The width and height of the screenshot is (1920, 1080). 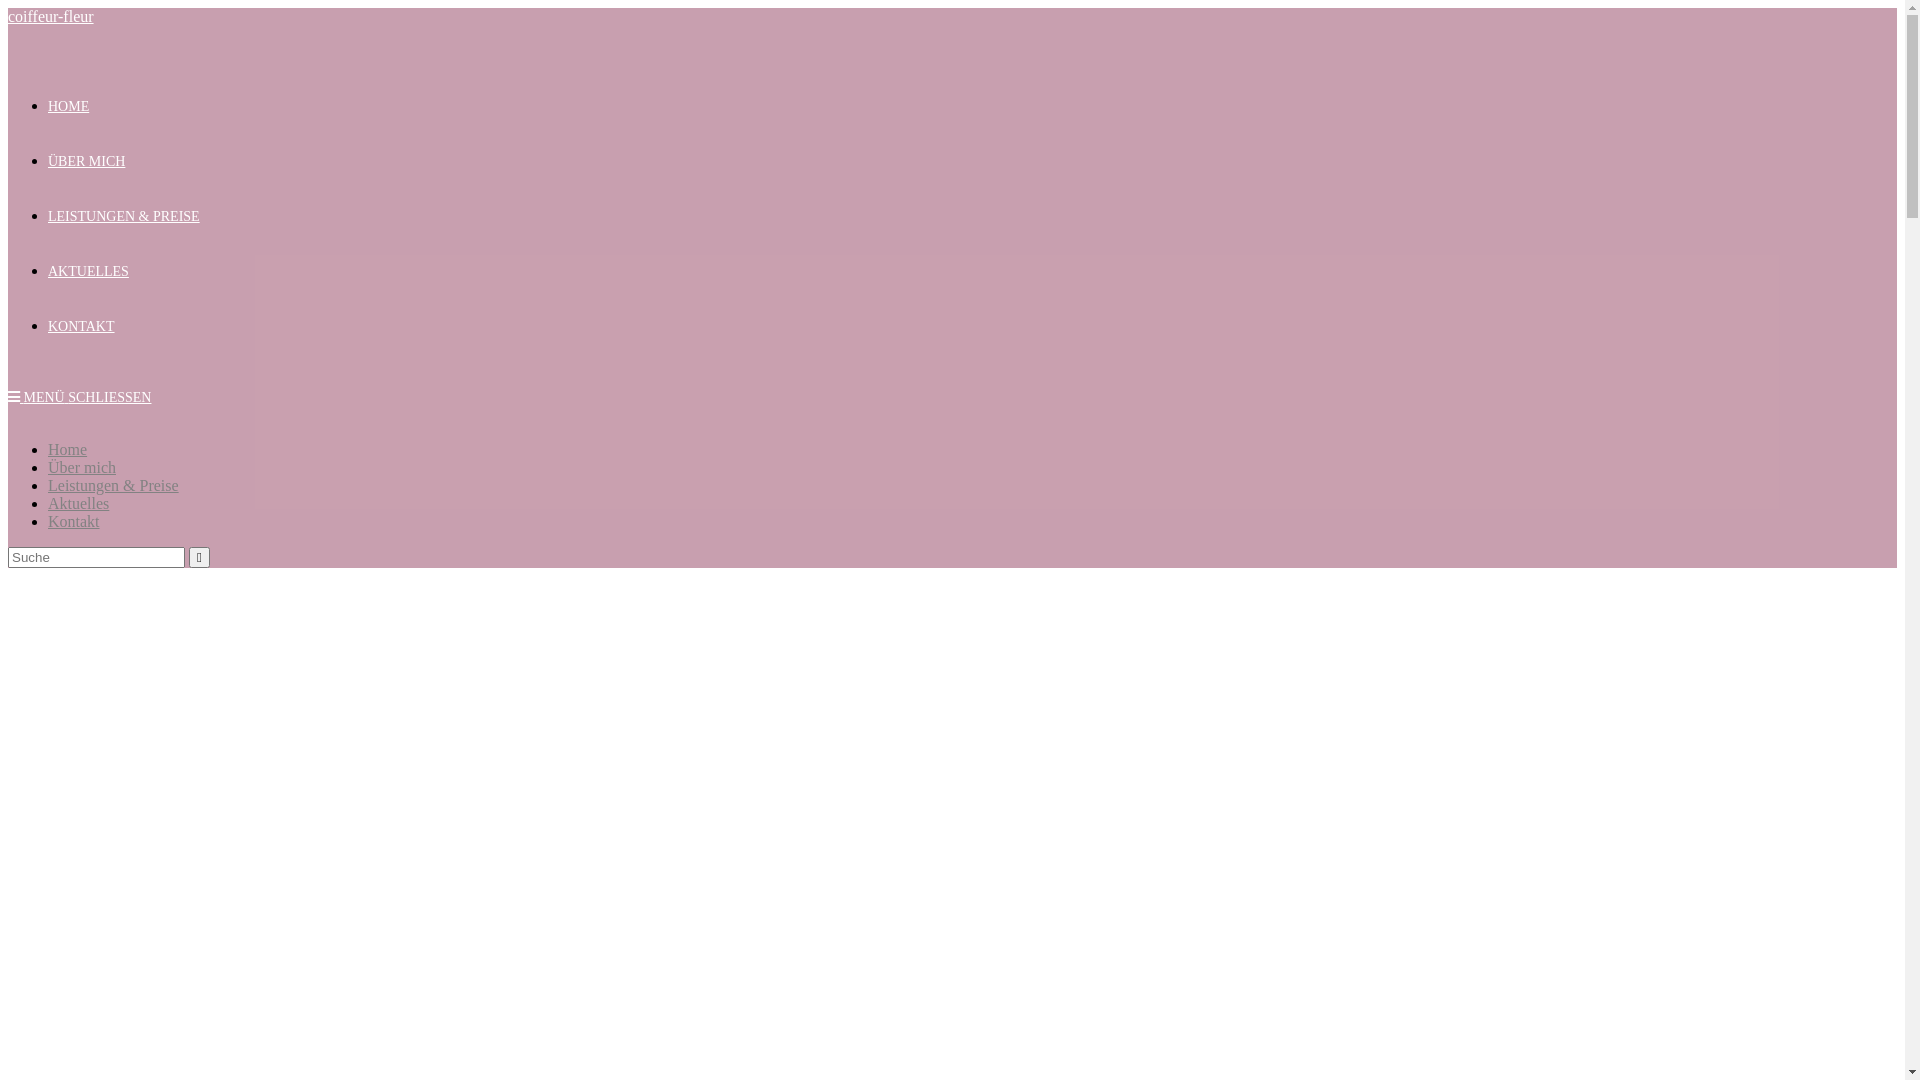 What do you see at coordinates (48, 216) in the screenshot?
I see `'LEISTUNGEN & PREISE'` at bounding box center [48, 216].